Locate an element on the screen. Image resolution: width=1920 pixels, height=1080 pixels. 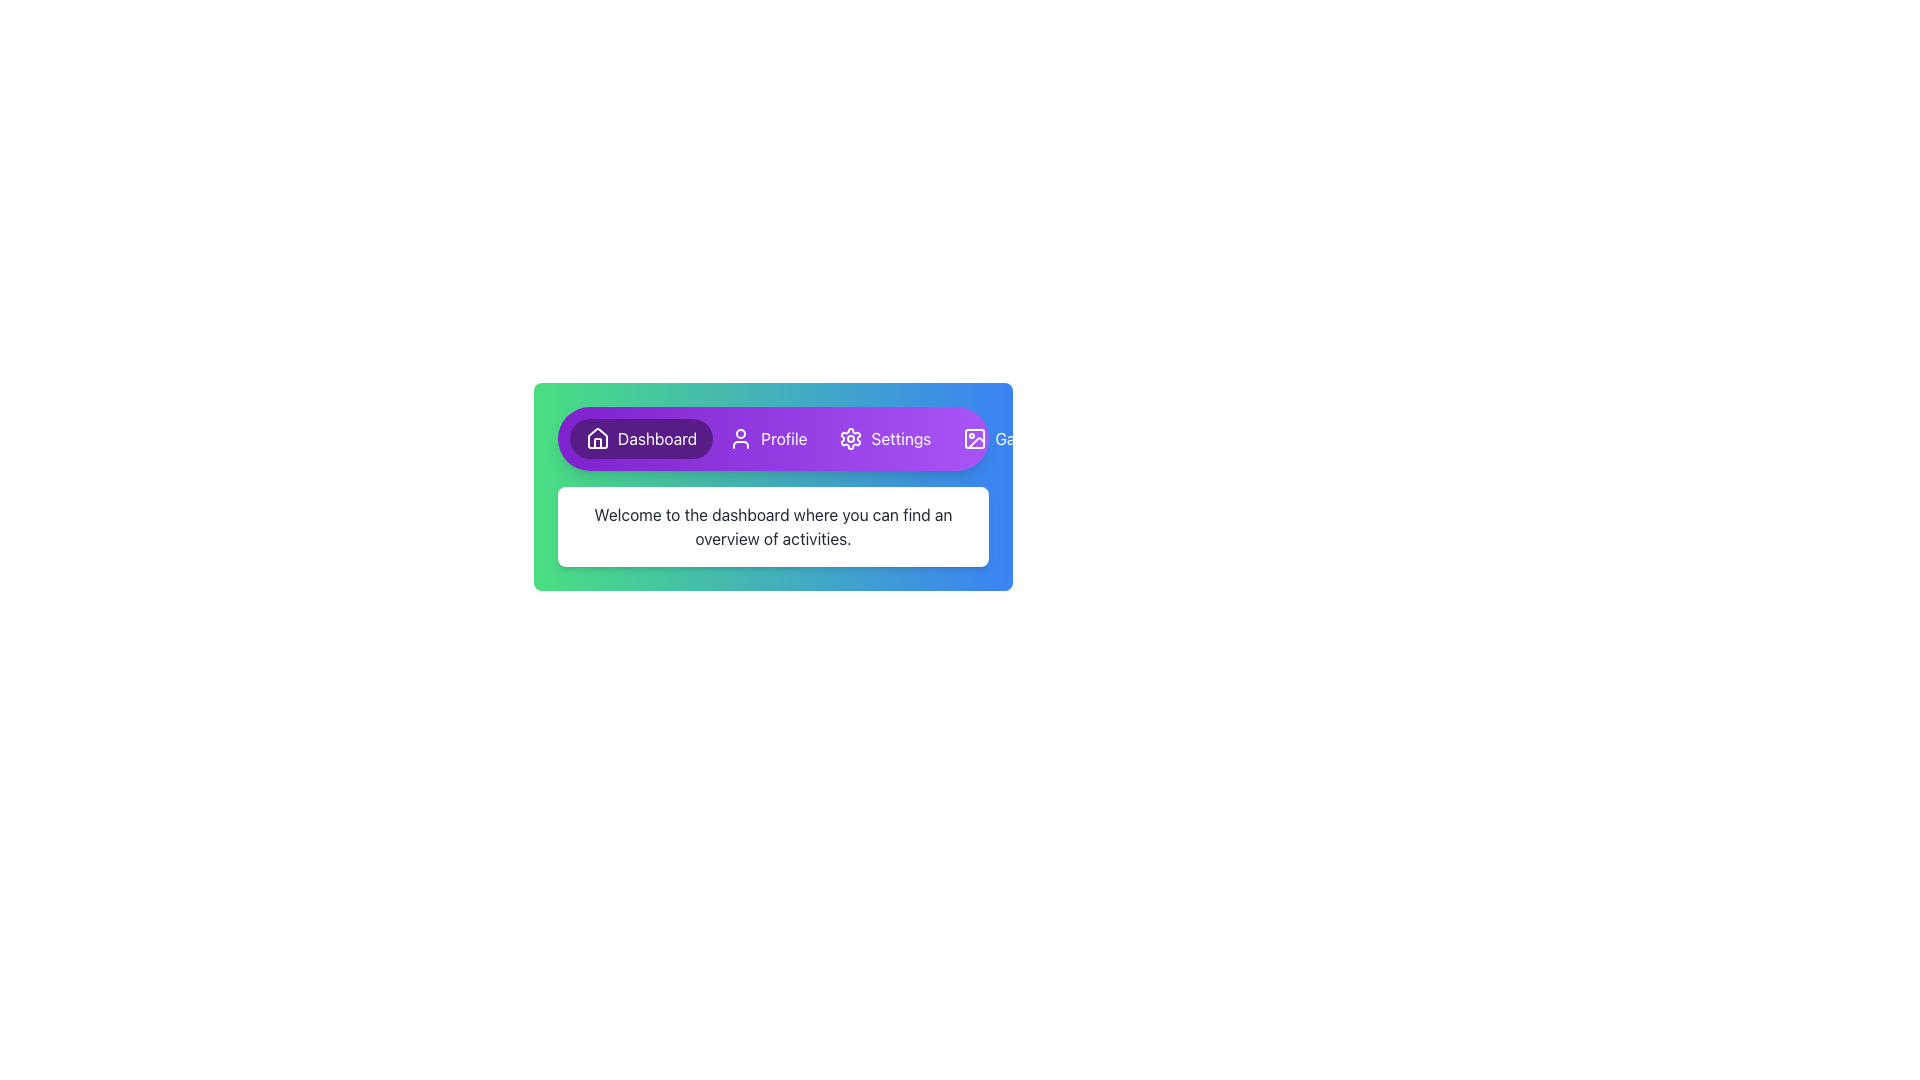
the 'Settings' text label, which is styled in white text on a purple rounded background, located in the horizontal navigation bar as the third item after 'Dashboard' and 'Profile' is located at coordinates (900, 438).